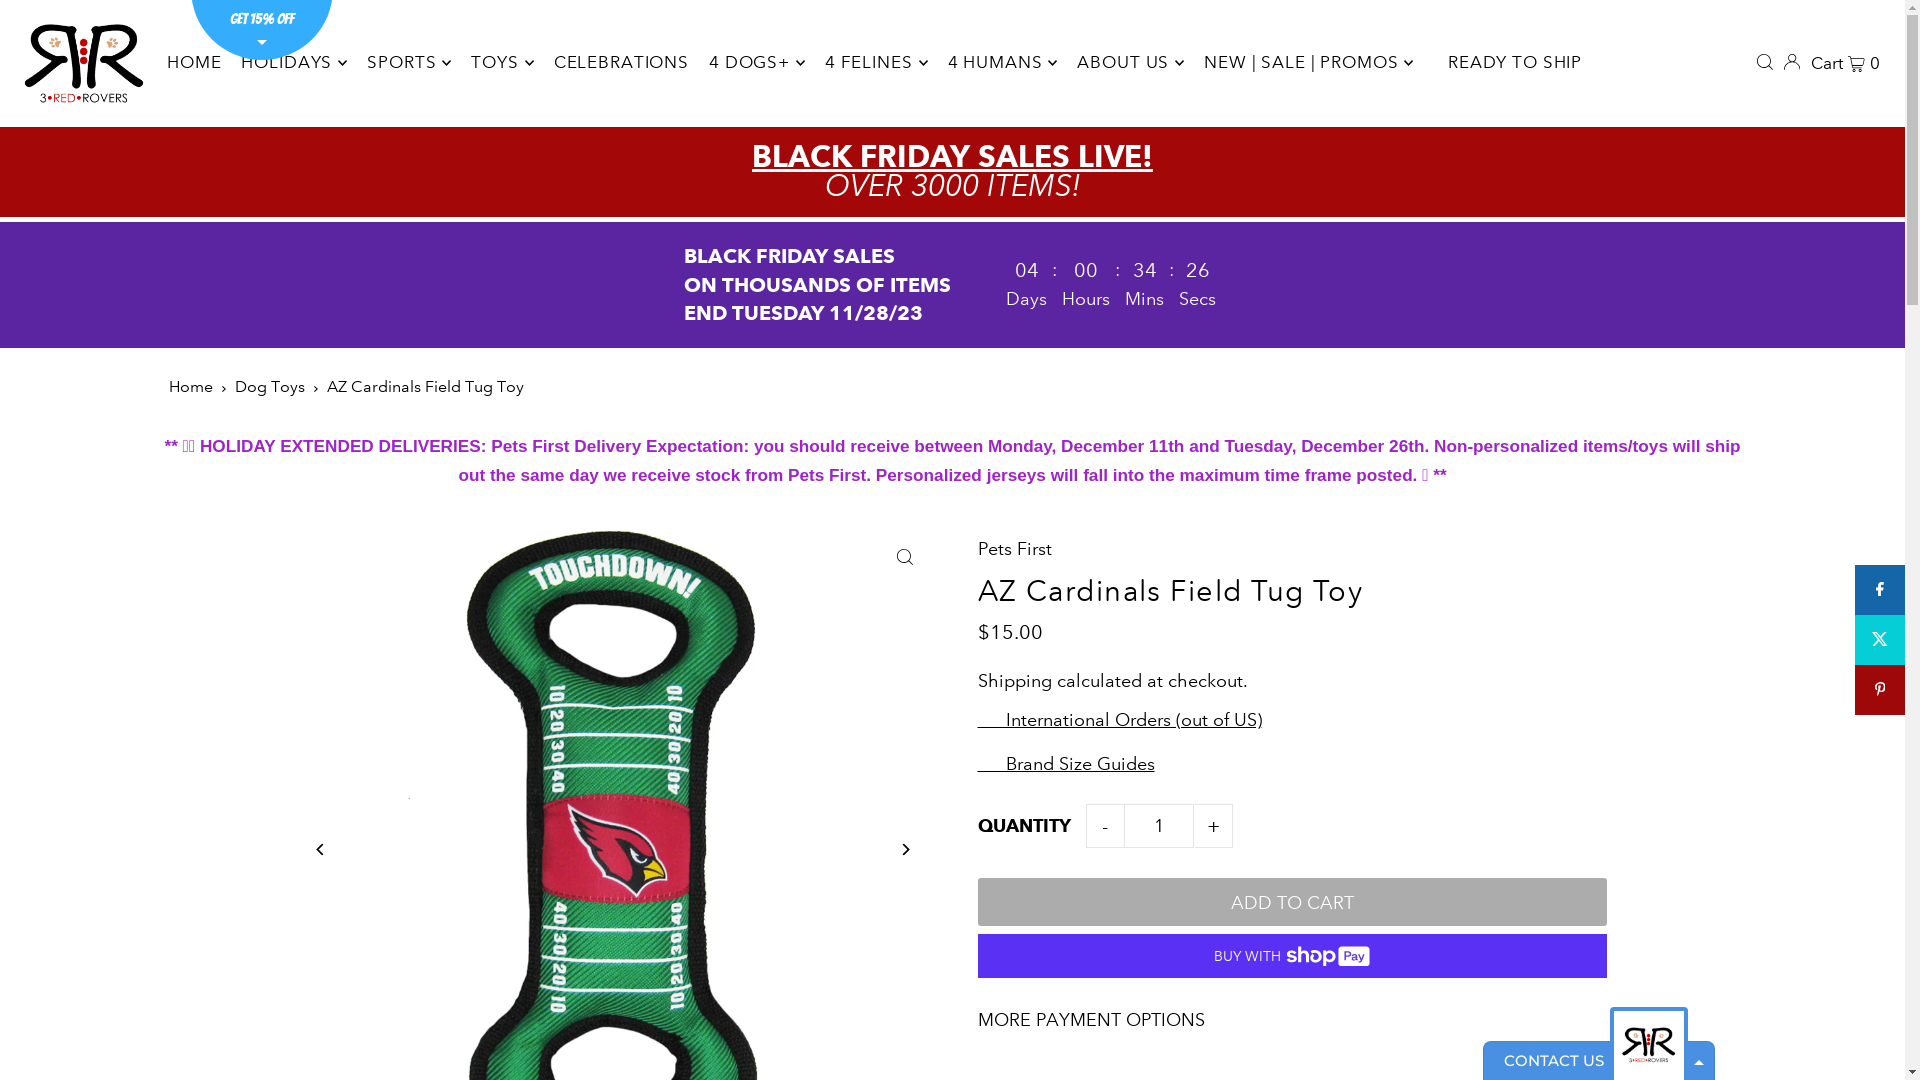  Describe the element at coordinates (268, 386) in the screenshot. I see `'Dog Toys'` at that location.